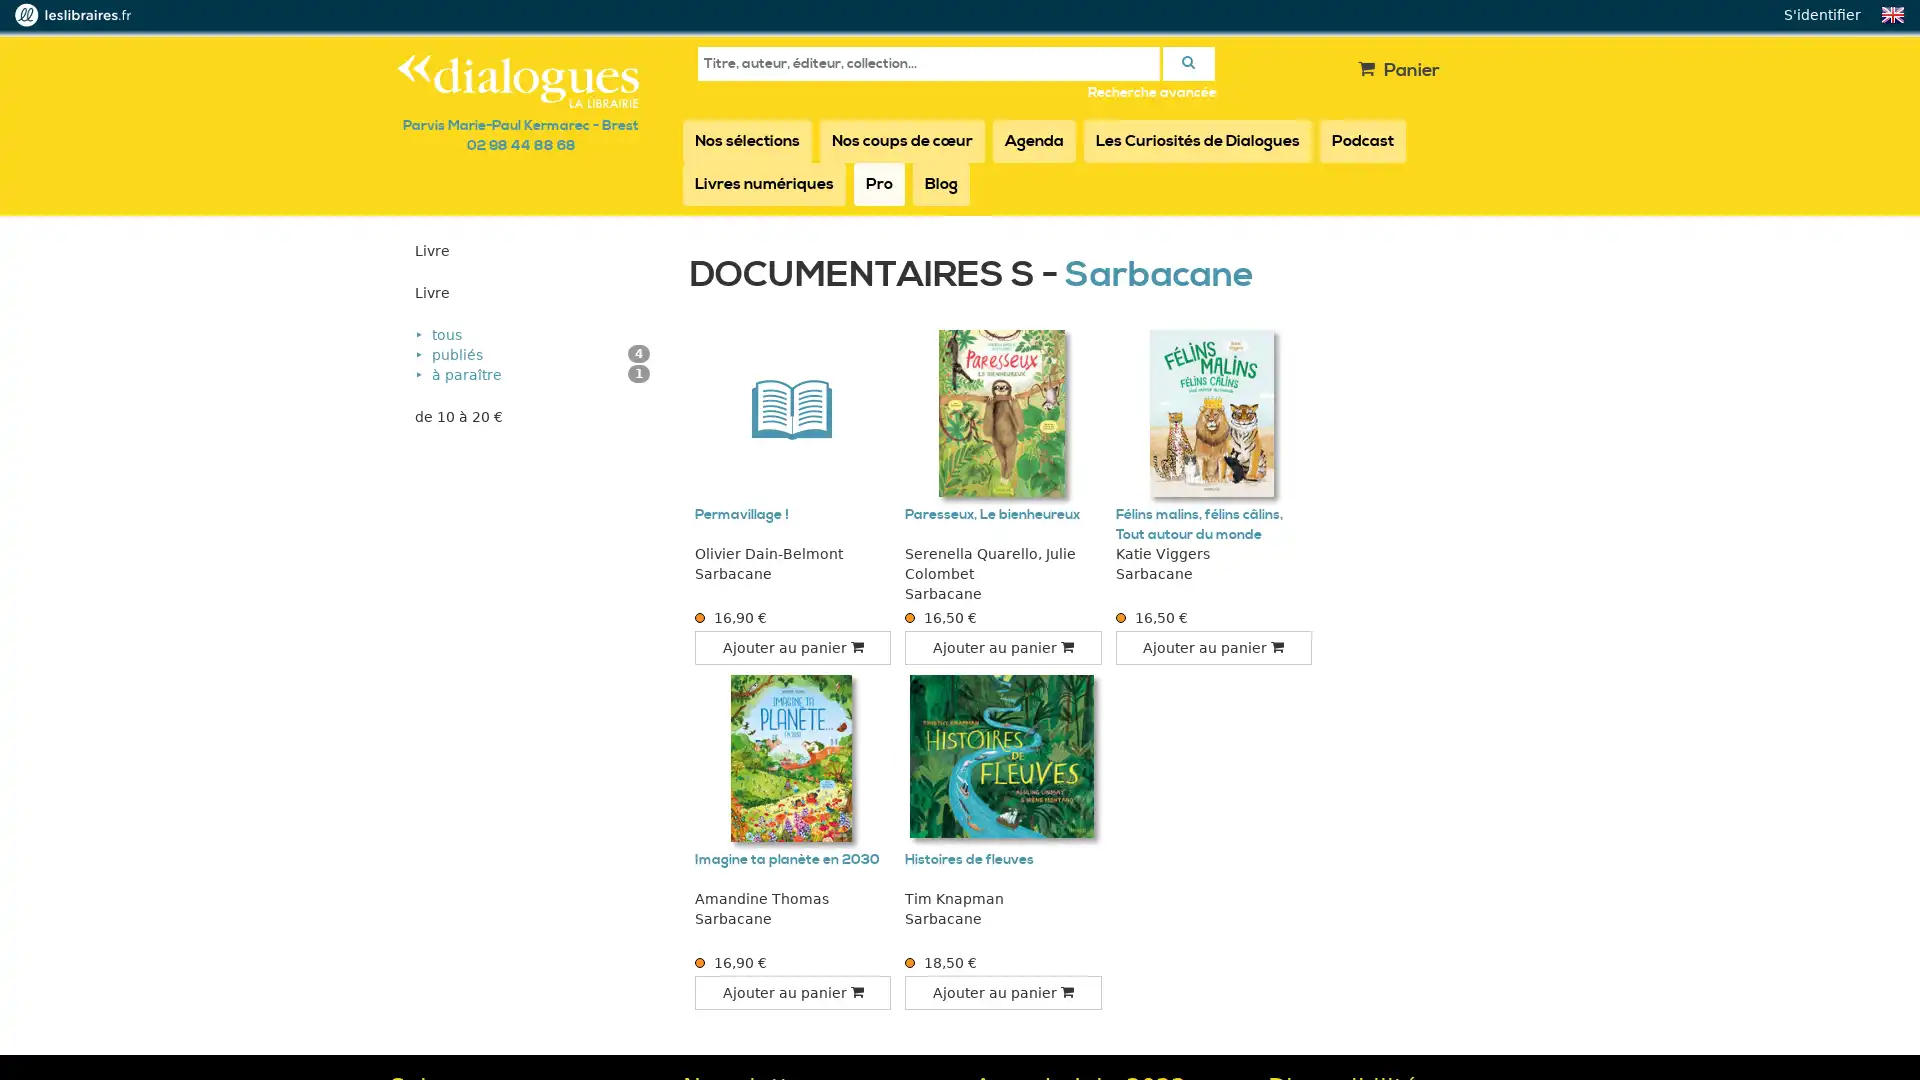 The height and width of the screenshot is (1080, 1920). Describe the element at coordinates (1212, 648) in the screenshot. I see `Ajouter au panier` at that location.